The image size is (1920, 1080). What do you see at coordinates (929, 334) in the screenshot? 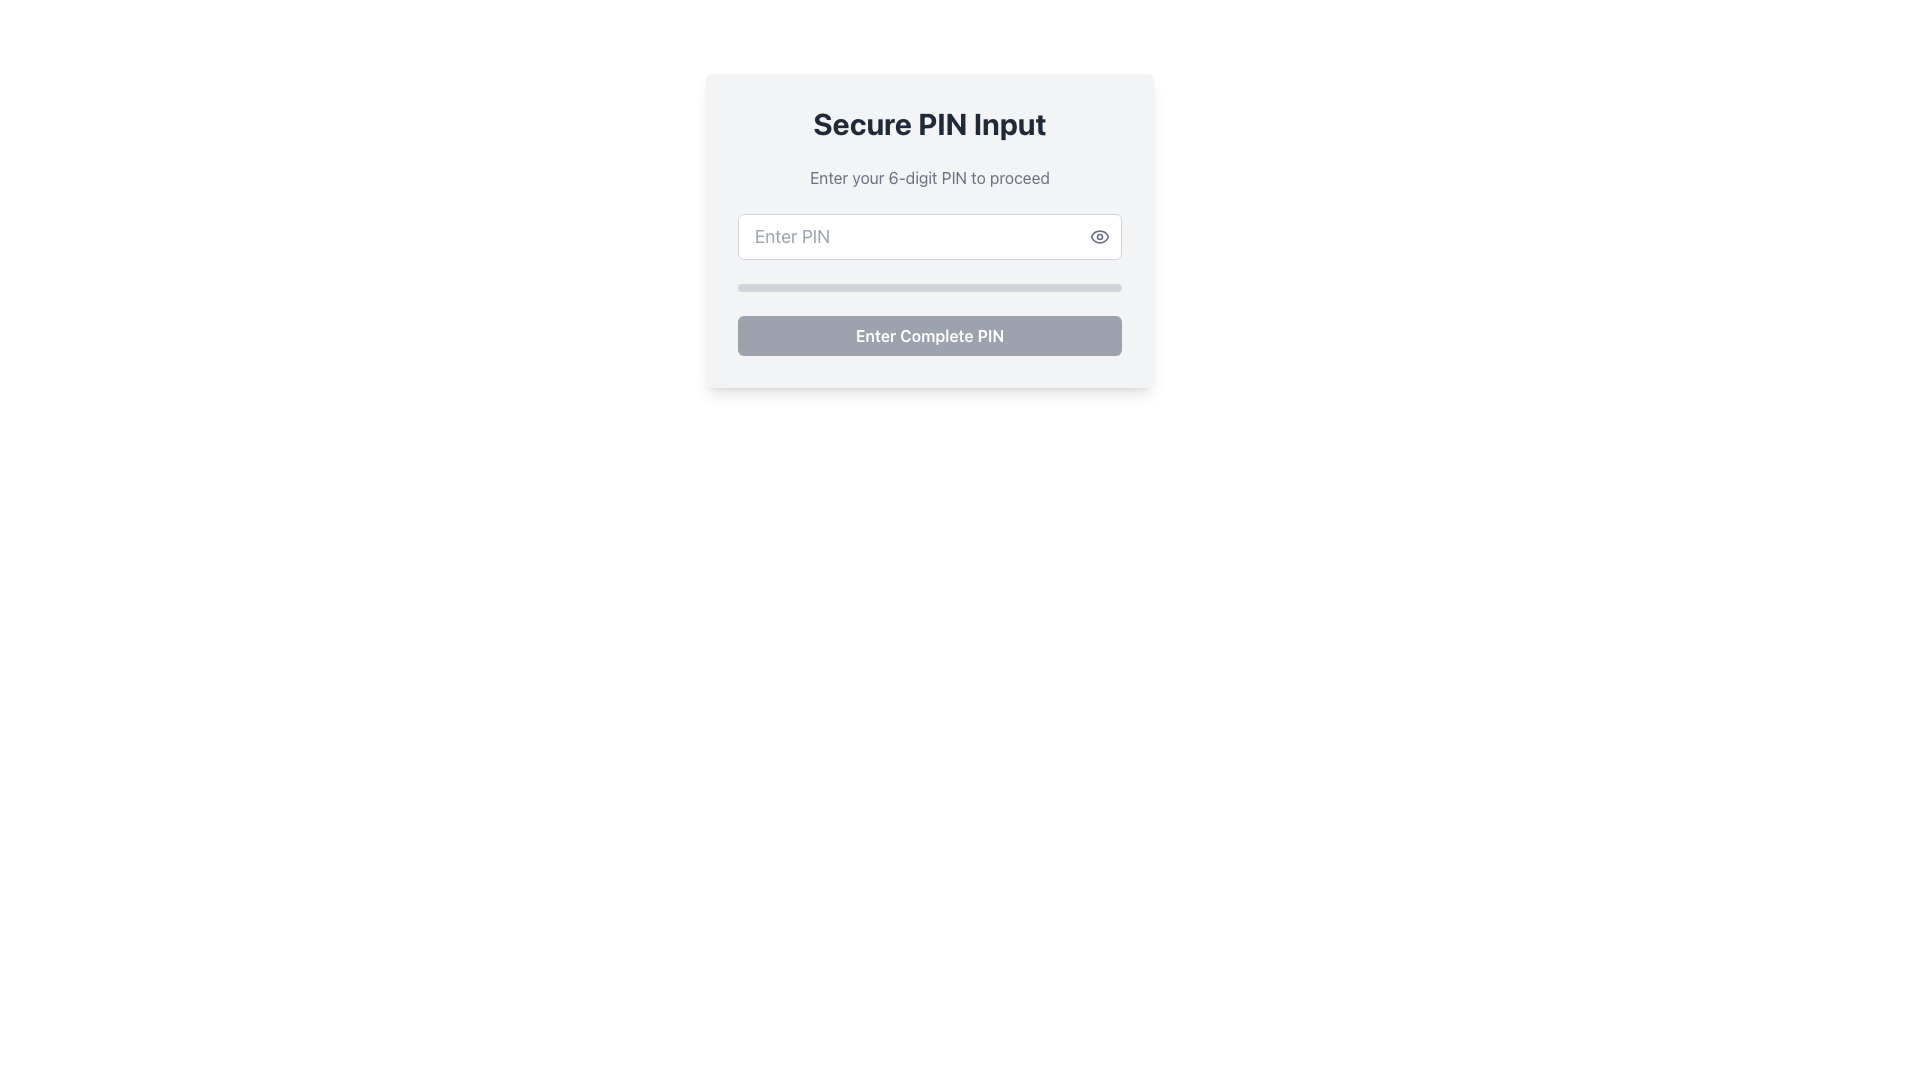
I see `the static text label that instructs the user to enter their complete PIN, which is located at the center of a gray button in the modal titled 'Secure PIN Input'` at bounding box center [929, 334].